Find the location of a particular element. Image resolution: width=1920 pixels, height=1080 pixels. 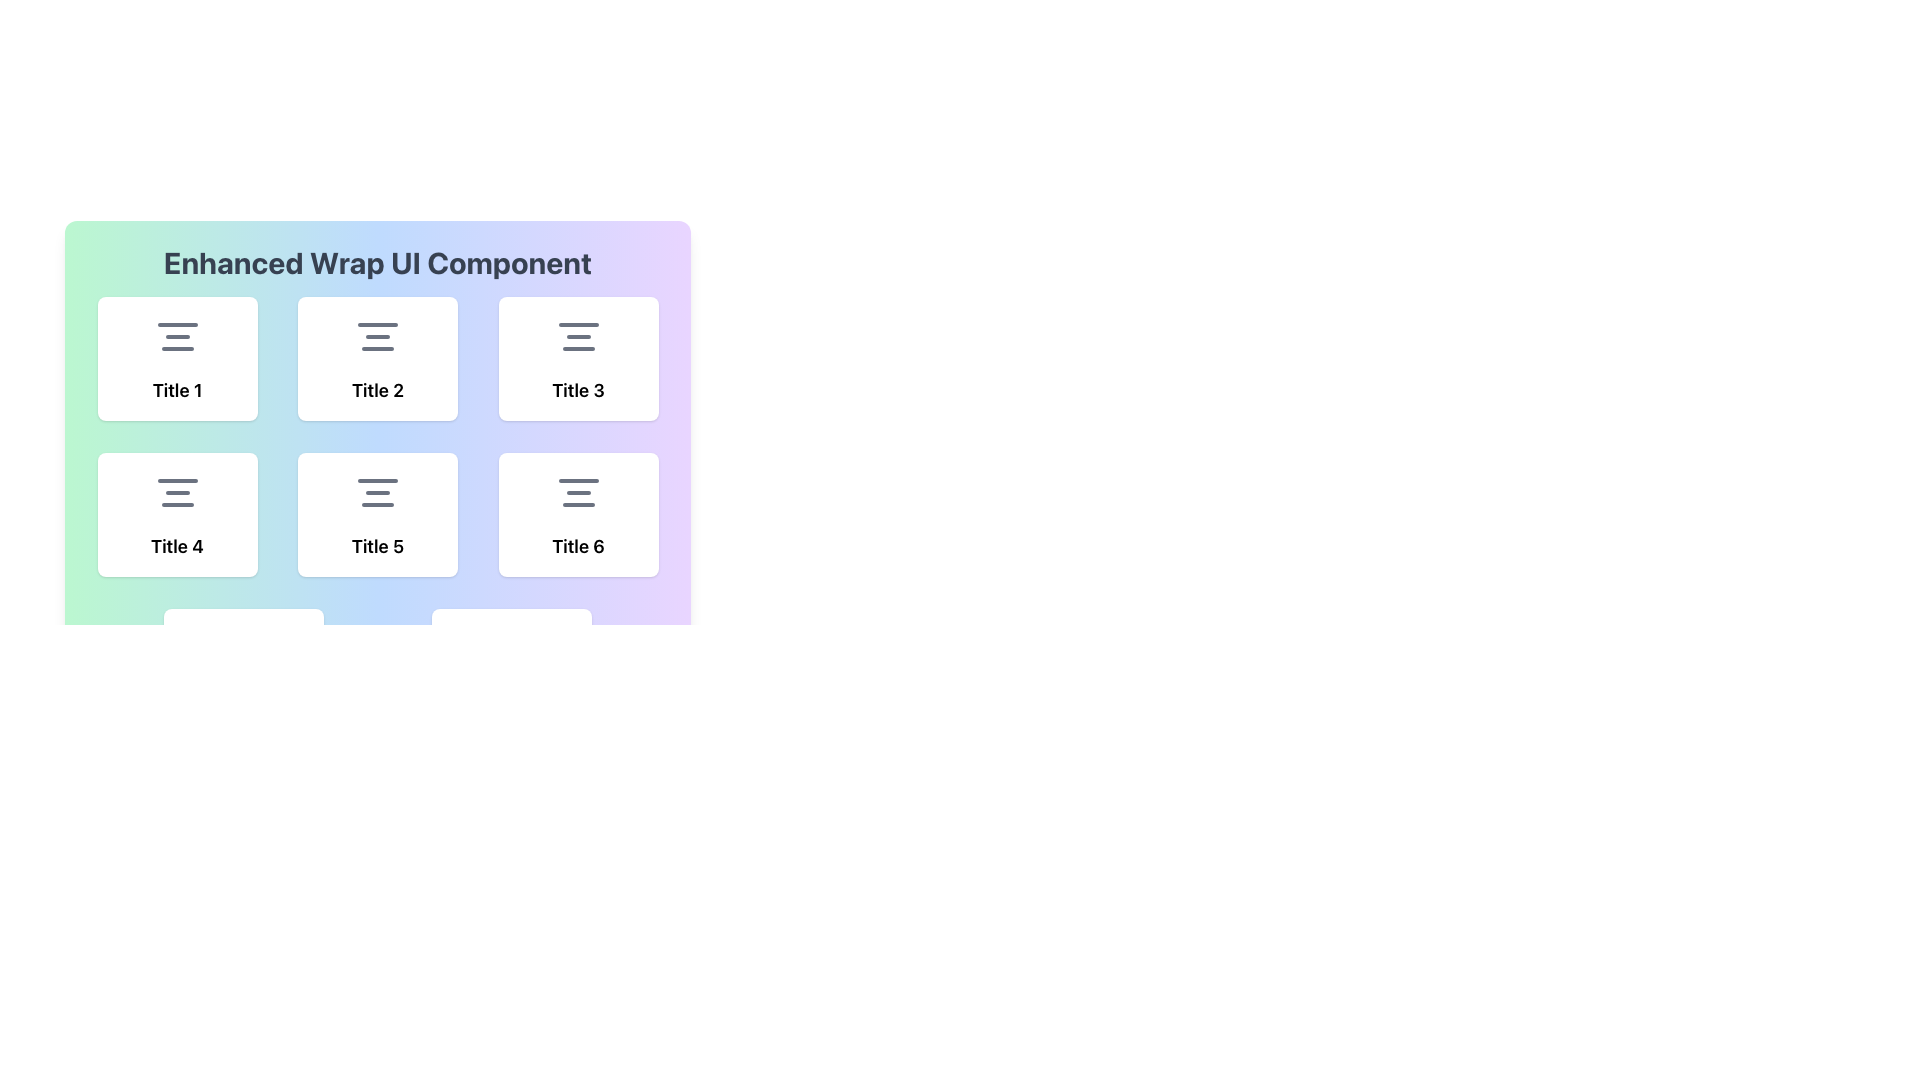

the vertically-aligned, center-justified icon with three parallel horizontal lines in a monochrome grey style, located within the first card of a 3x2 grid layout above the text 'Title 1' is located at coordinates (177, 335).